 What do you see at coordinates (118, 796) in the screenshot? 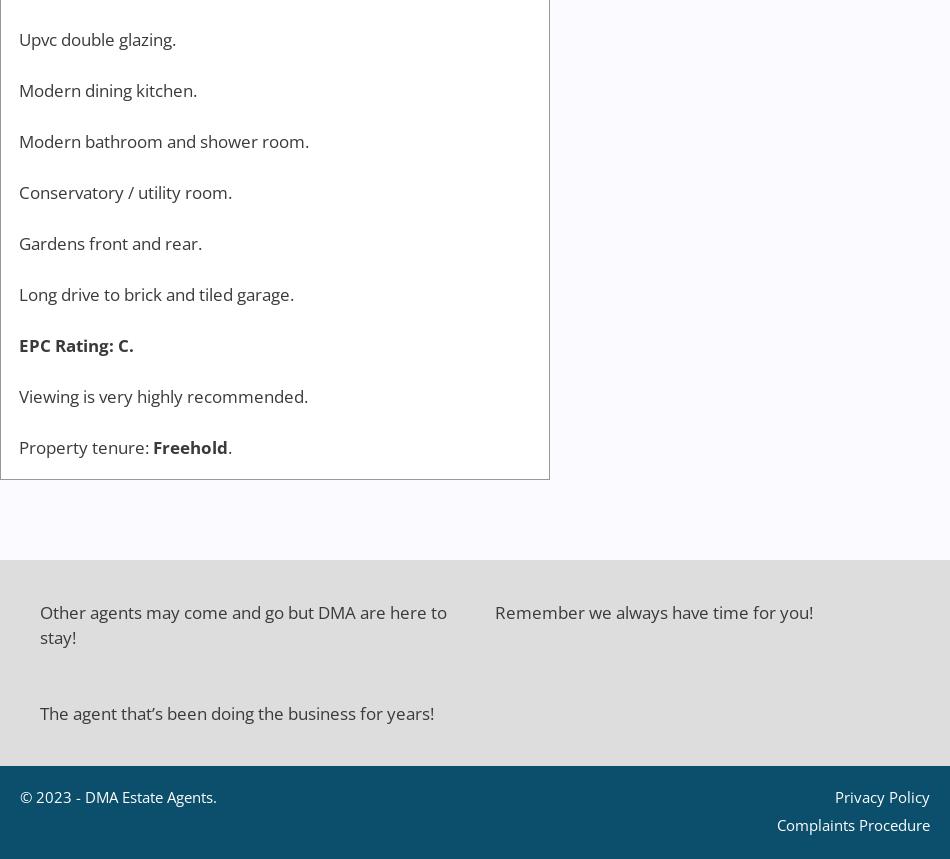
I see `'© 2023 - DMA Estate Agents.'` at bounding box center [118, 796].